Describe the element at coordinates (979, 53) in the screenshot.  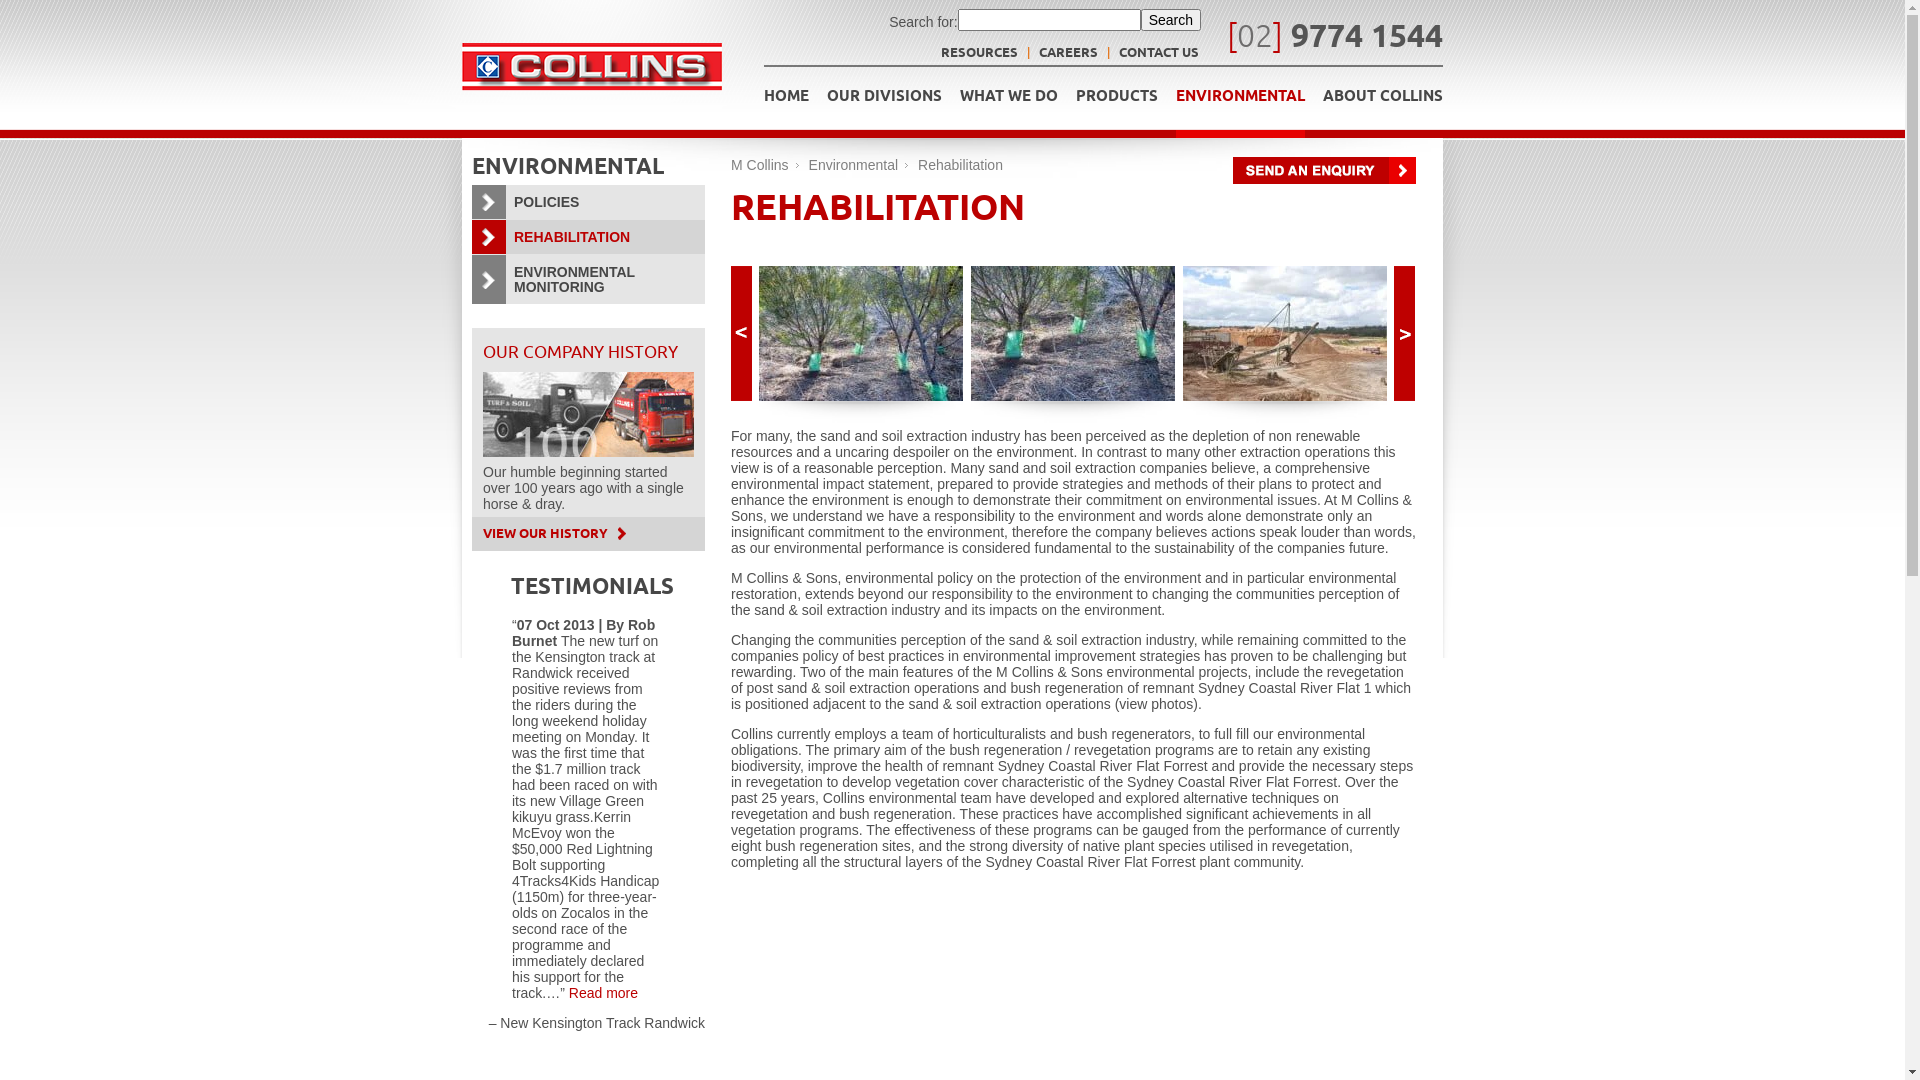
I see `'RESOURCES'` at that location.